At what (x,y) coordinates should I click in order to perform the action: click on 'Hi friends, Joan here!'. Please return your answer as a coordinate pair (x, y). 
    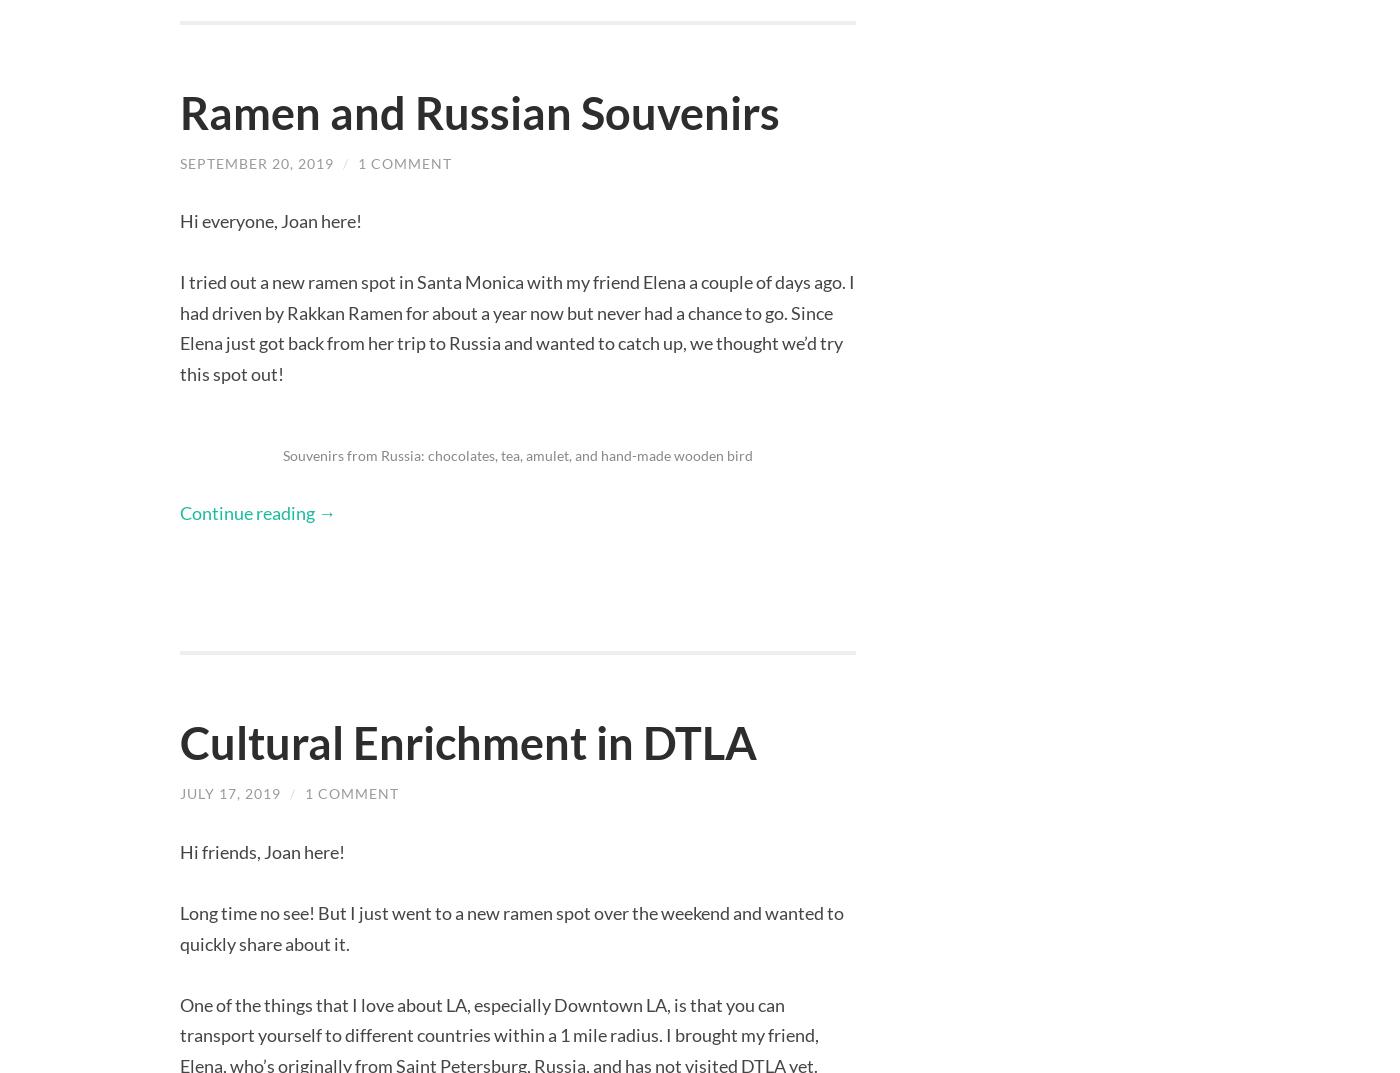
    Looking at the image, I should click on (262, 849).